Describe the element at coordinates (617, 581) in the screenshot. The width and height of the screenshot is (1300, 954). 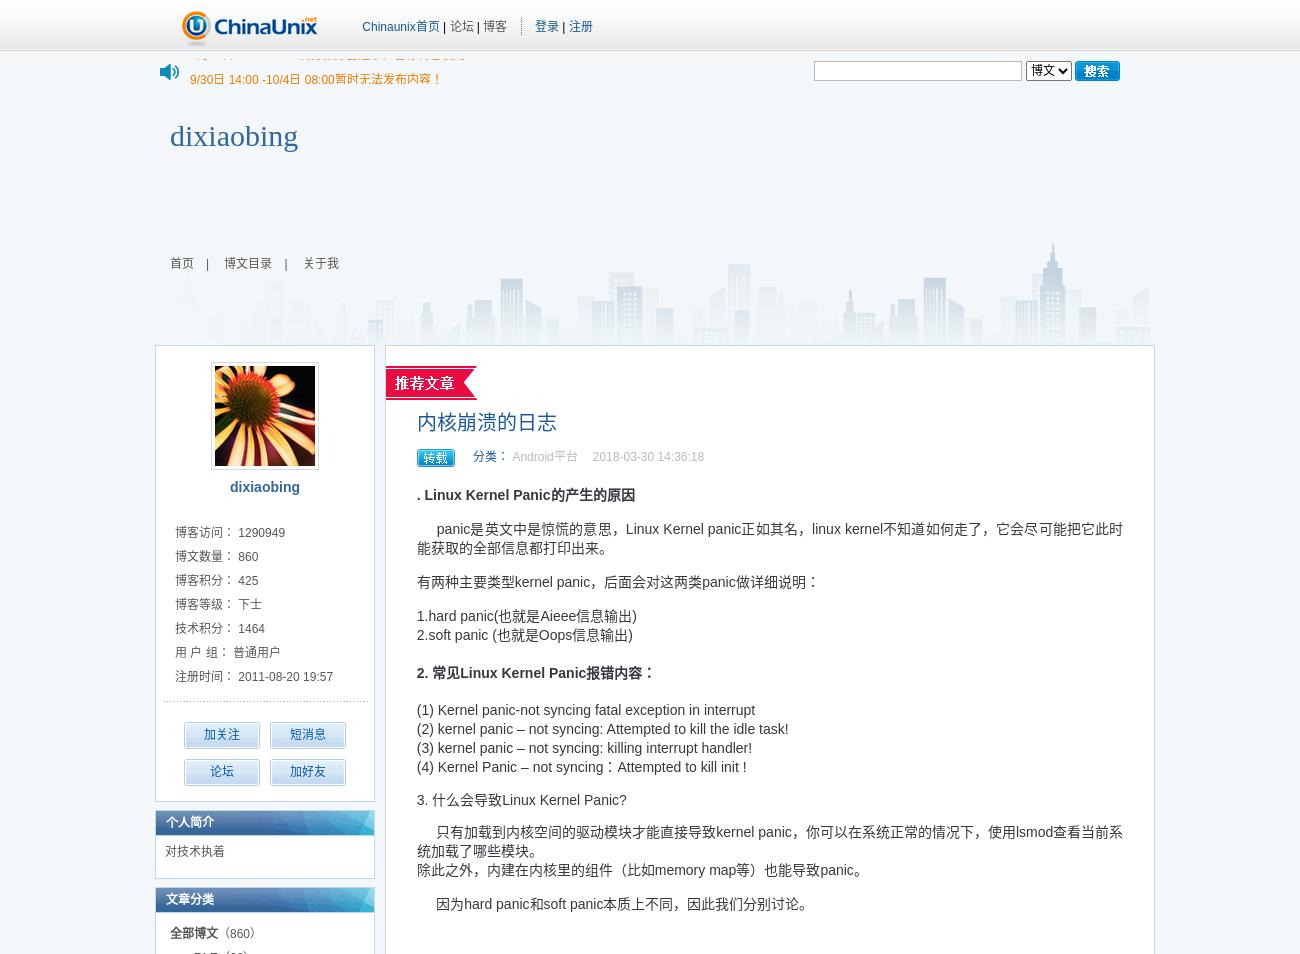
I see `'有两种主要类型kernel panic，后面会对这两类panic做详细说明：'` at that location.